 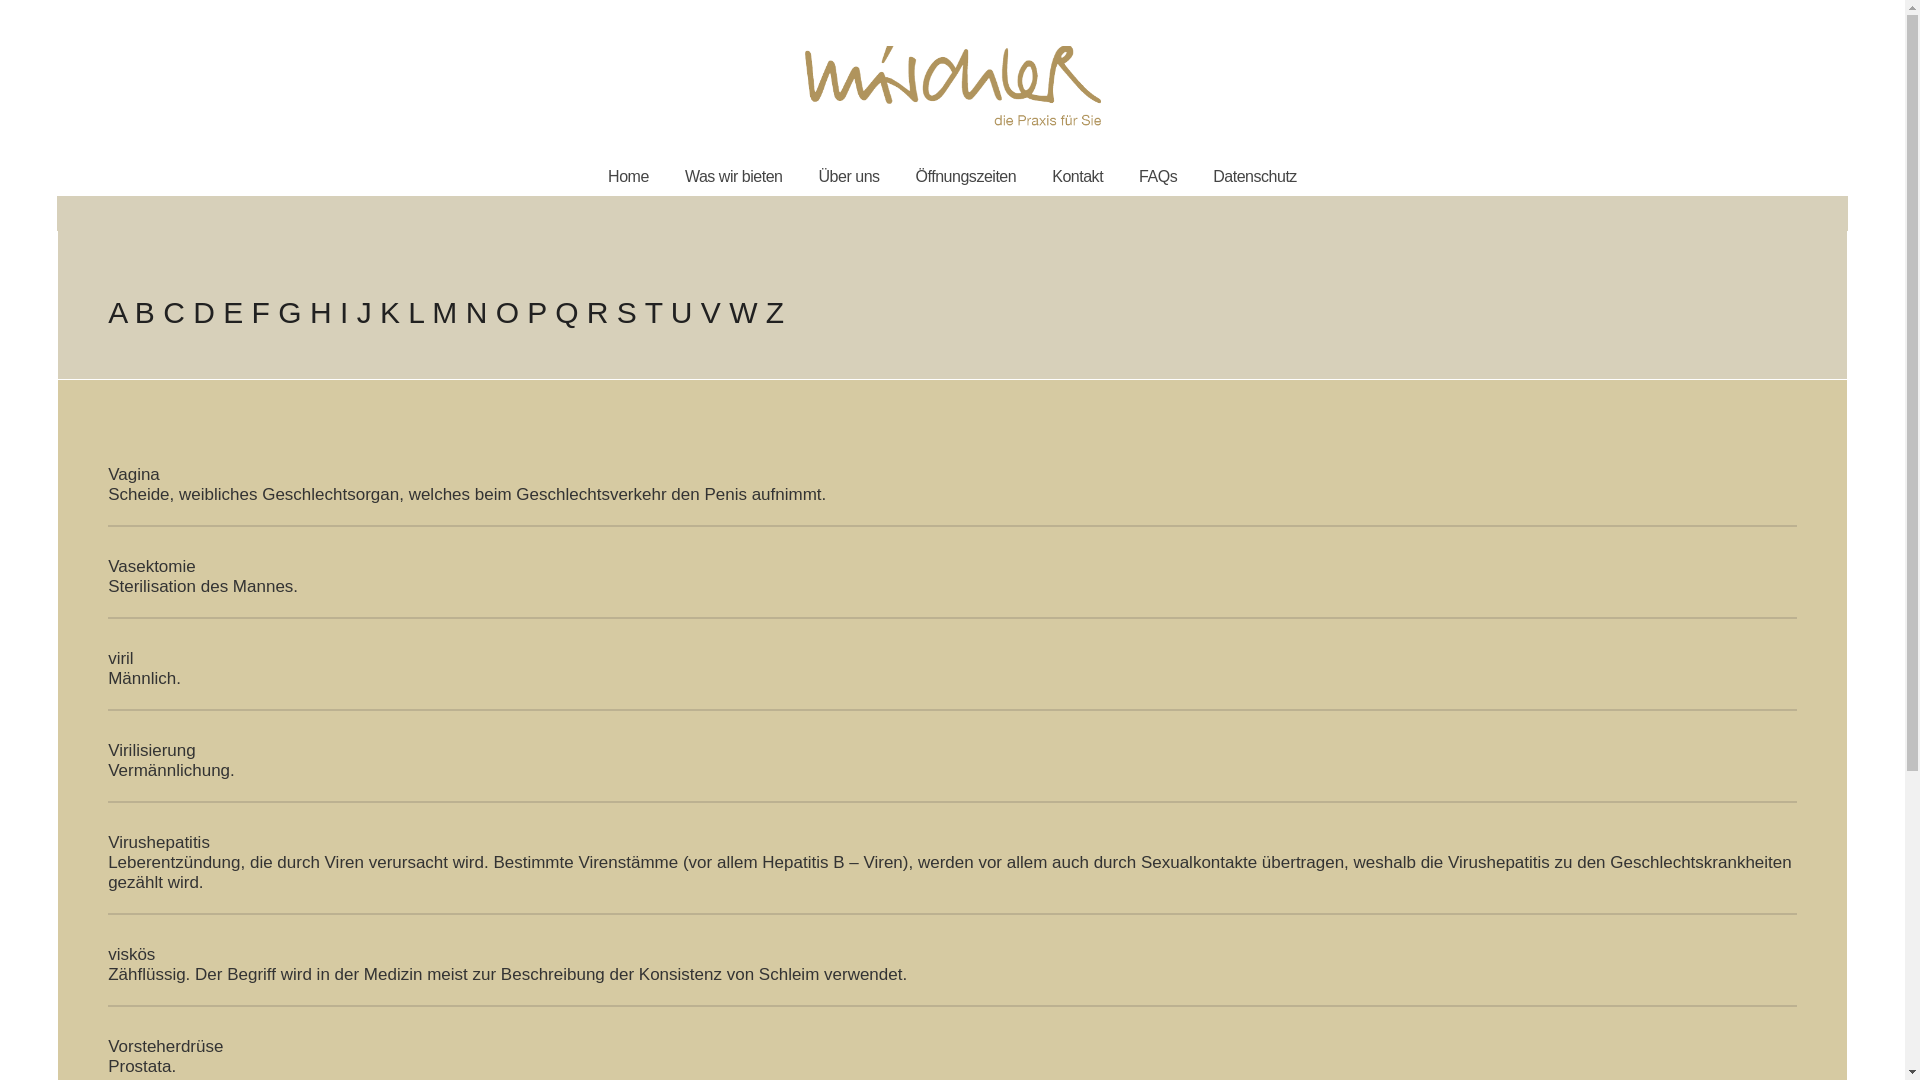 I want to click on 'I', so click(x=344, y=312).